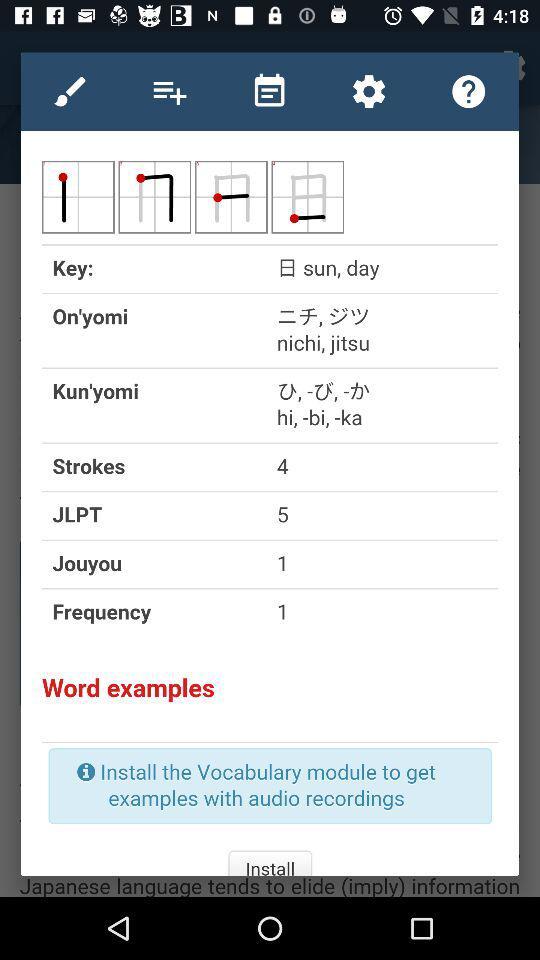 Image resolution: width=540 pixels, height=960 pixels. Describe the element at coordinates (468, 91) in the screenshot. I see `help` at that location.